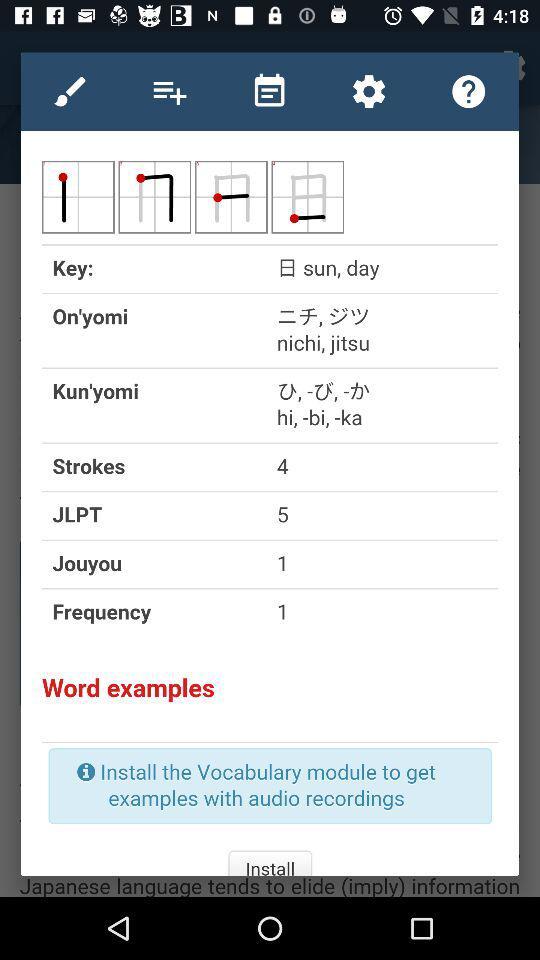 Image resolution: width=540 pixels, height=960 pixels. Describe the element at coordinates (468, 91) in the screenshot. I see `help` at that location.